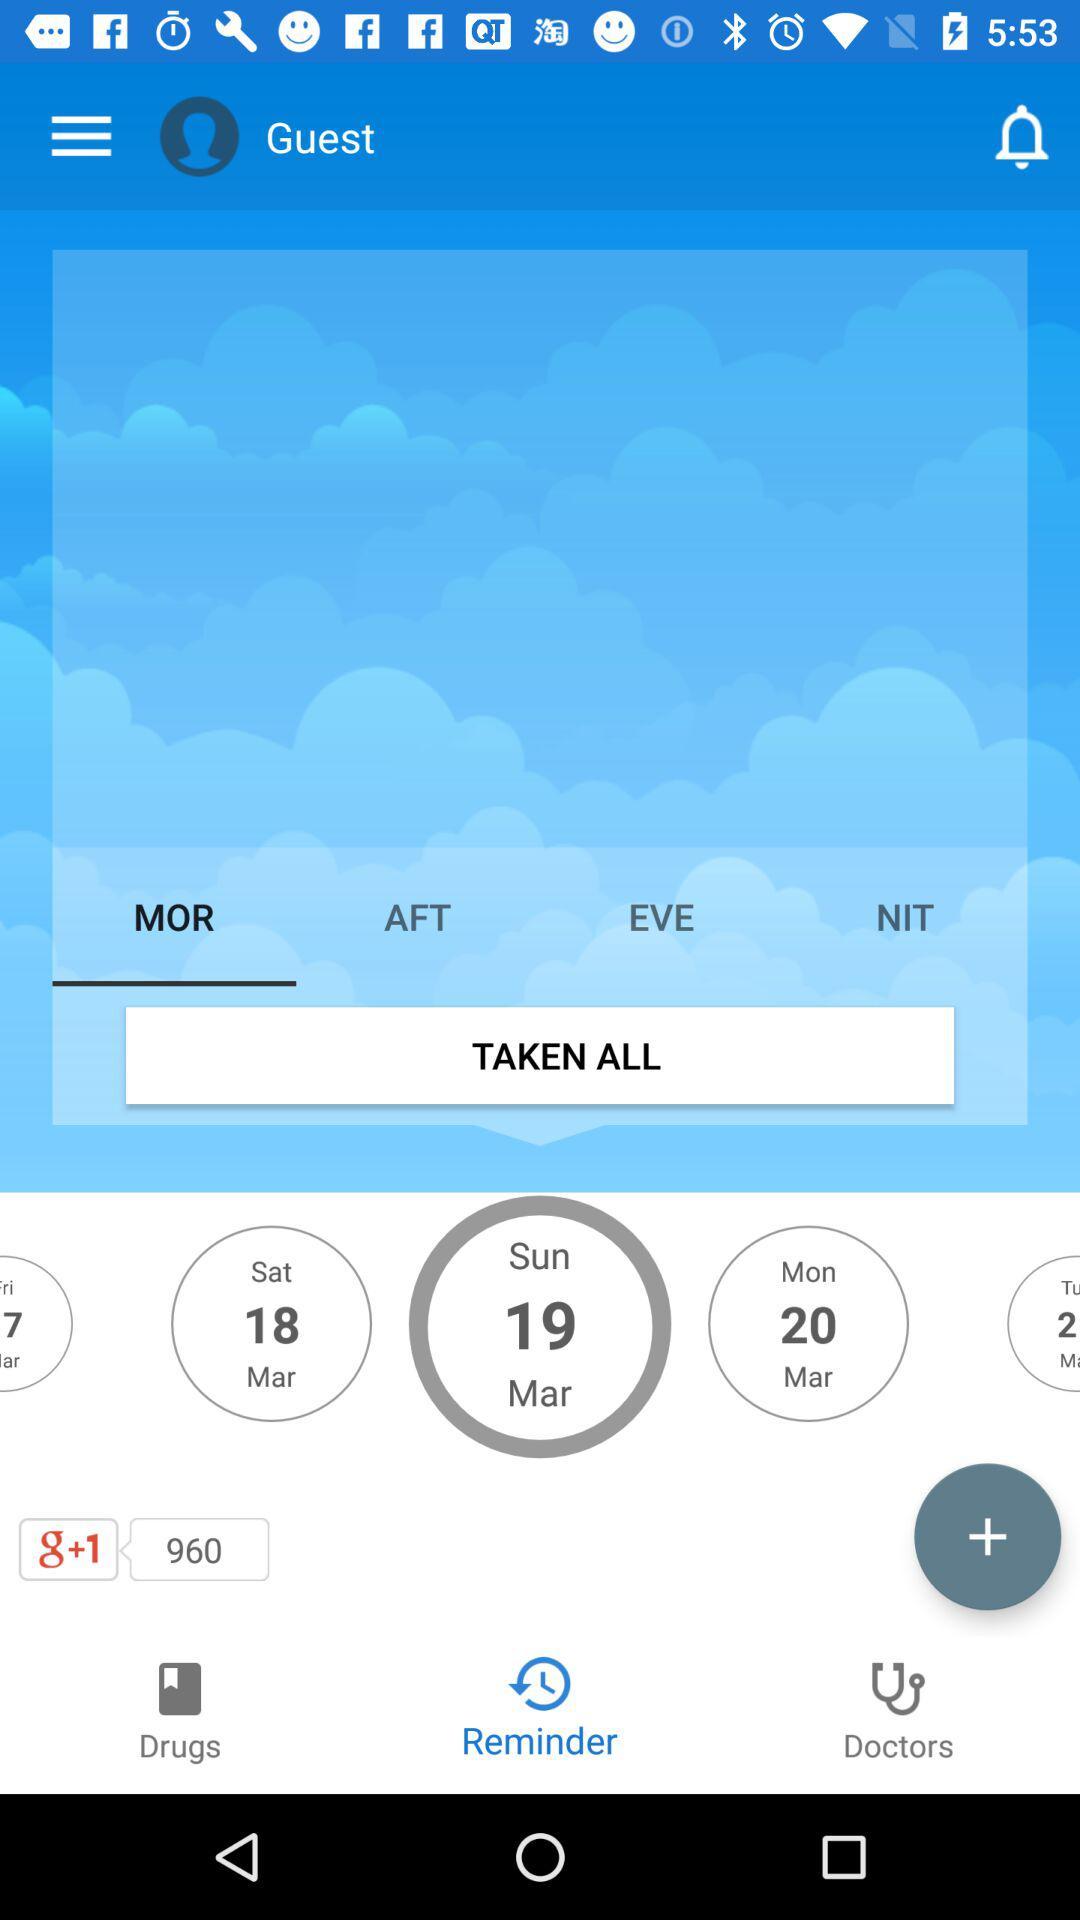  I want to click on icon to the left of guest item, so click(199, 135).